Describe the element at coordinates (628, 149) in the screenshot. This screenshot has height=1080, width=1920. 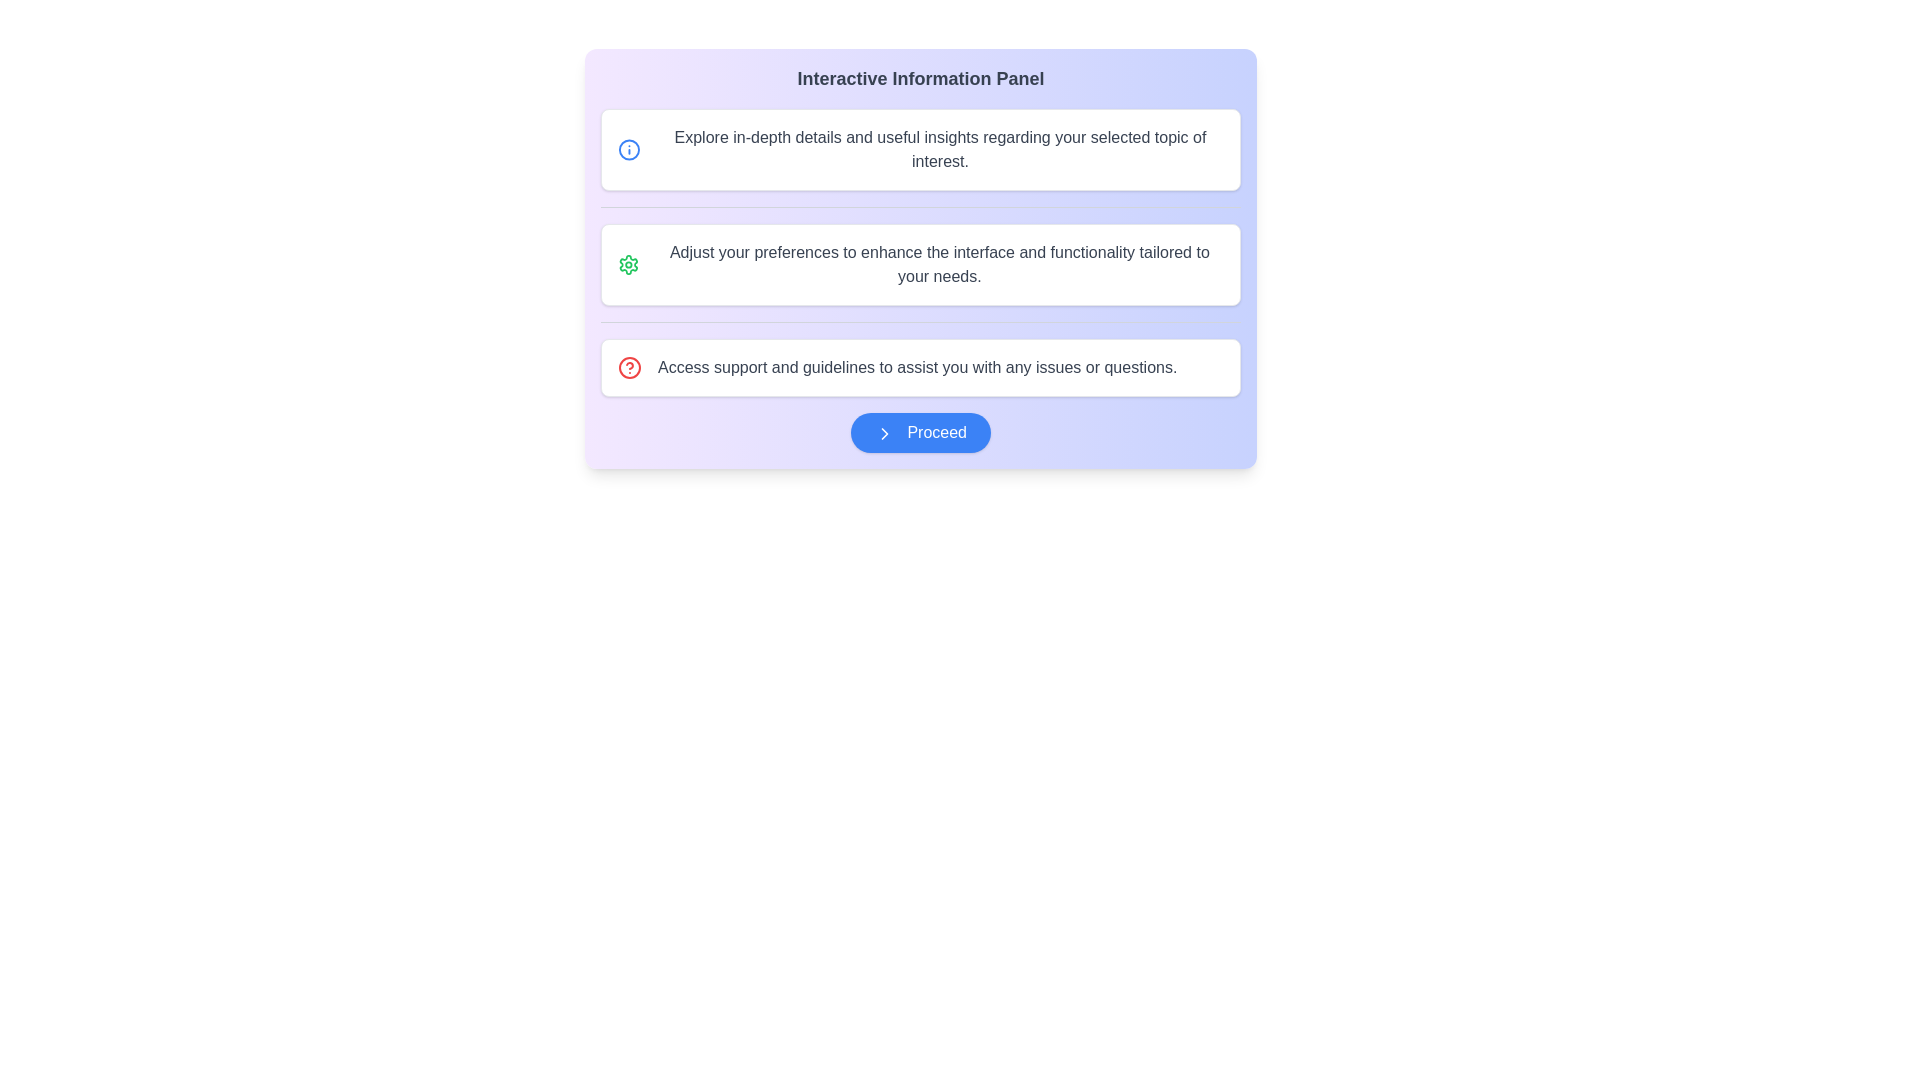
I see `the circular blue outlined icon located in the topmost card of a vertically-stacked group of options` at that location.